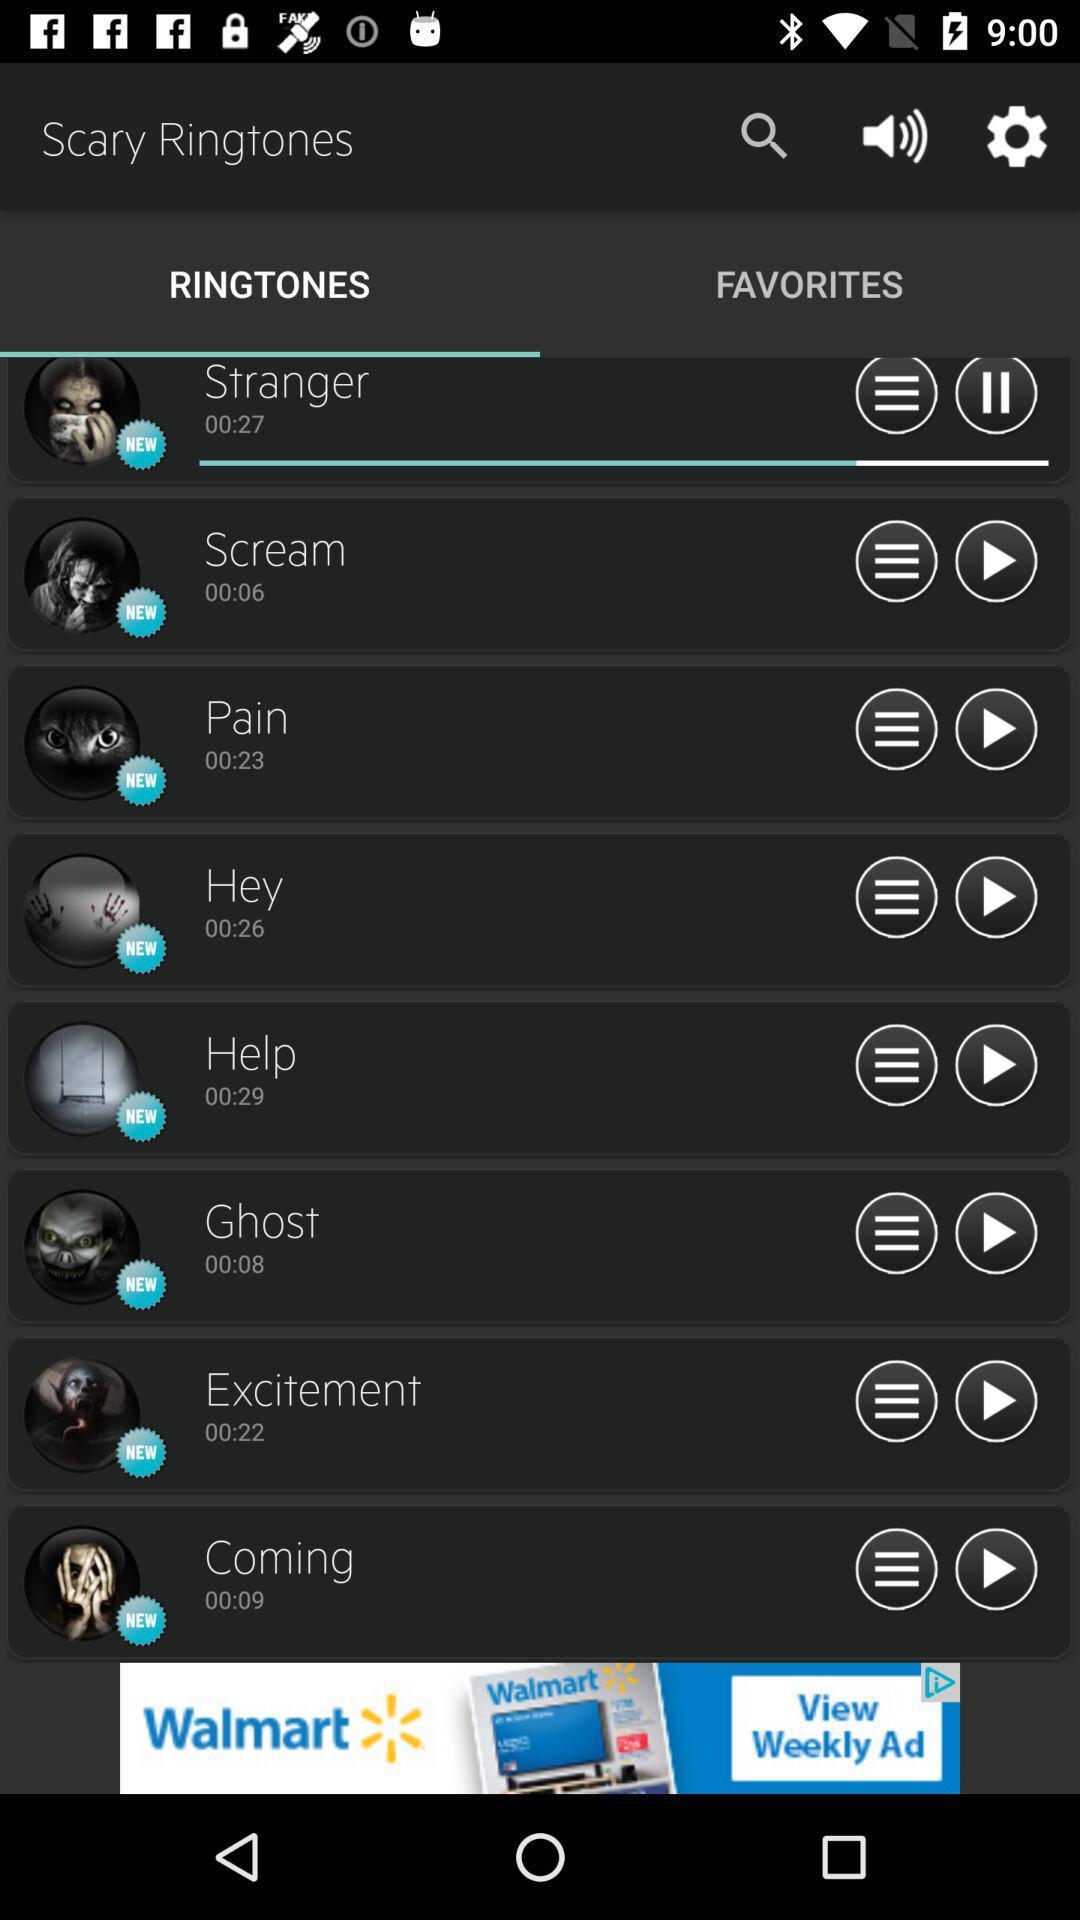  I want to click on options for track, so click(895, 1065).